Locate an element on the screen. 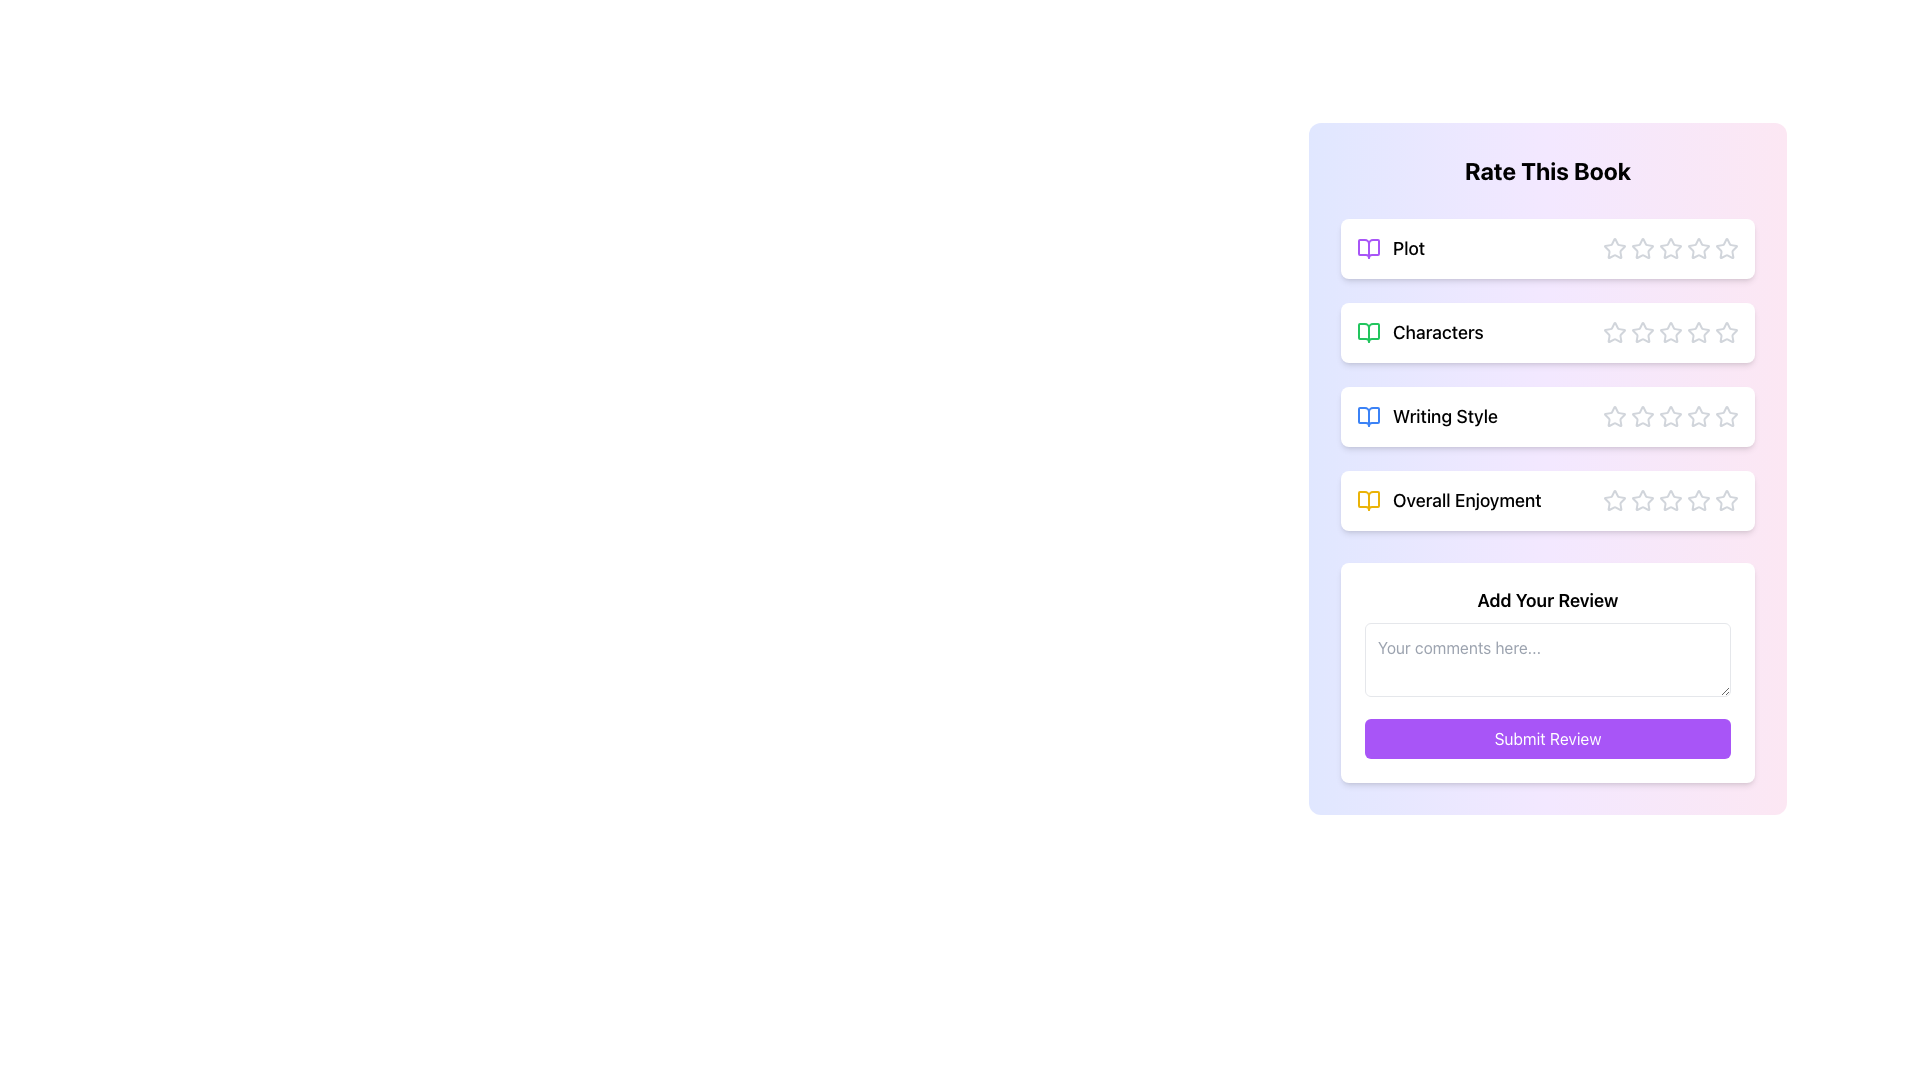 The image size is (1920, 1080). the first outlined star in the Rating Element labeled 'Plot' to assign a rating is located at coordinates (1547, 248).